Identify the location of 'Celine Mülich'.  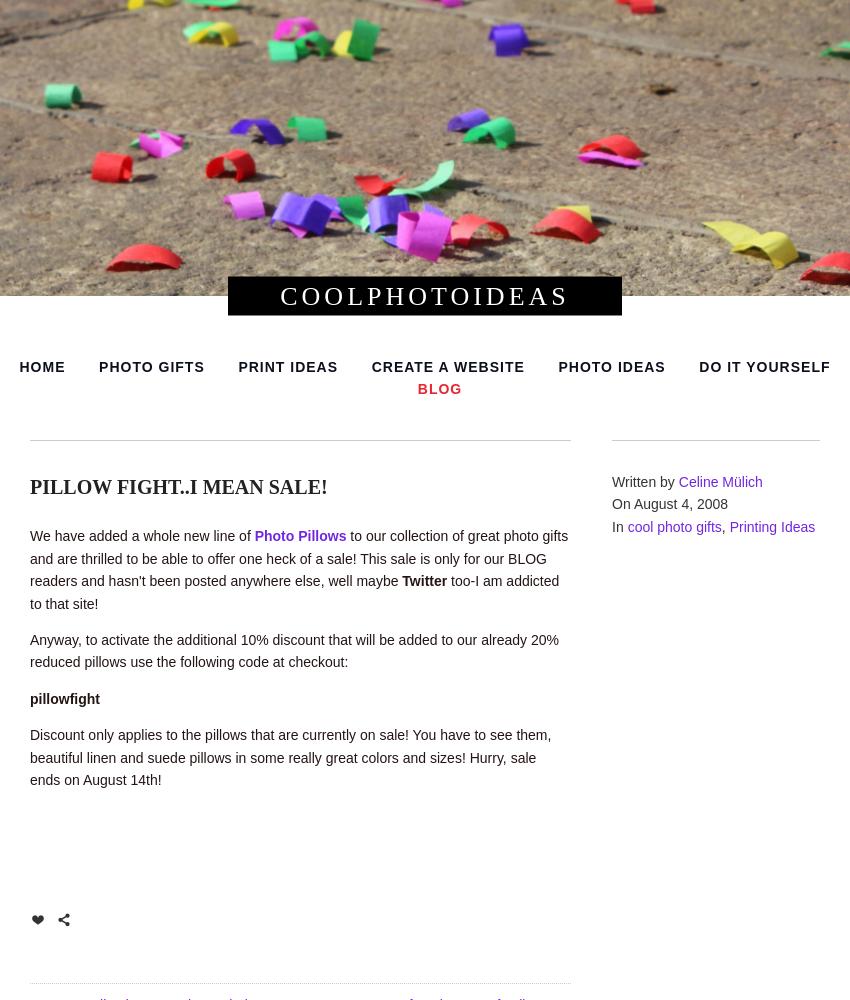
(719, 481).